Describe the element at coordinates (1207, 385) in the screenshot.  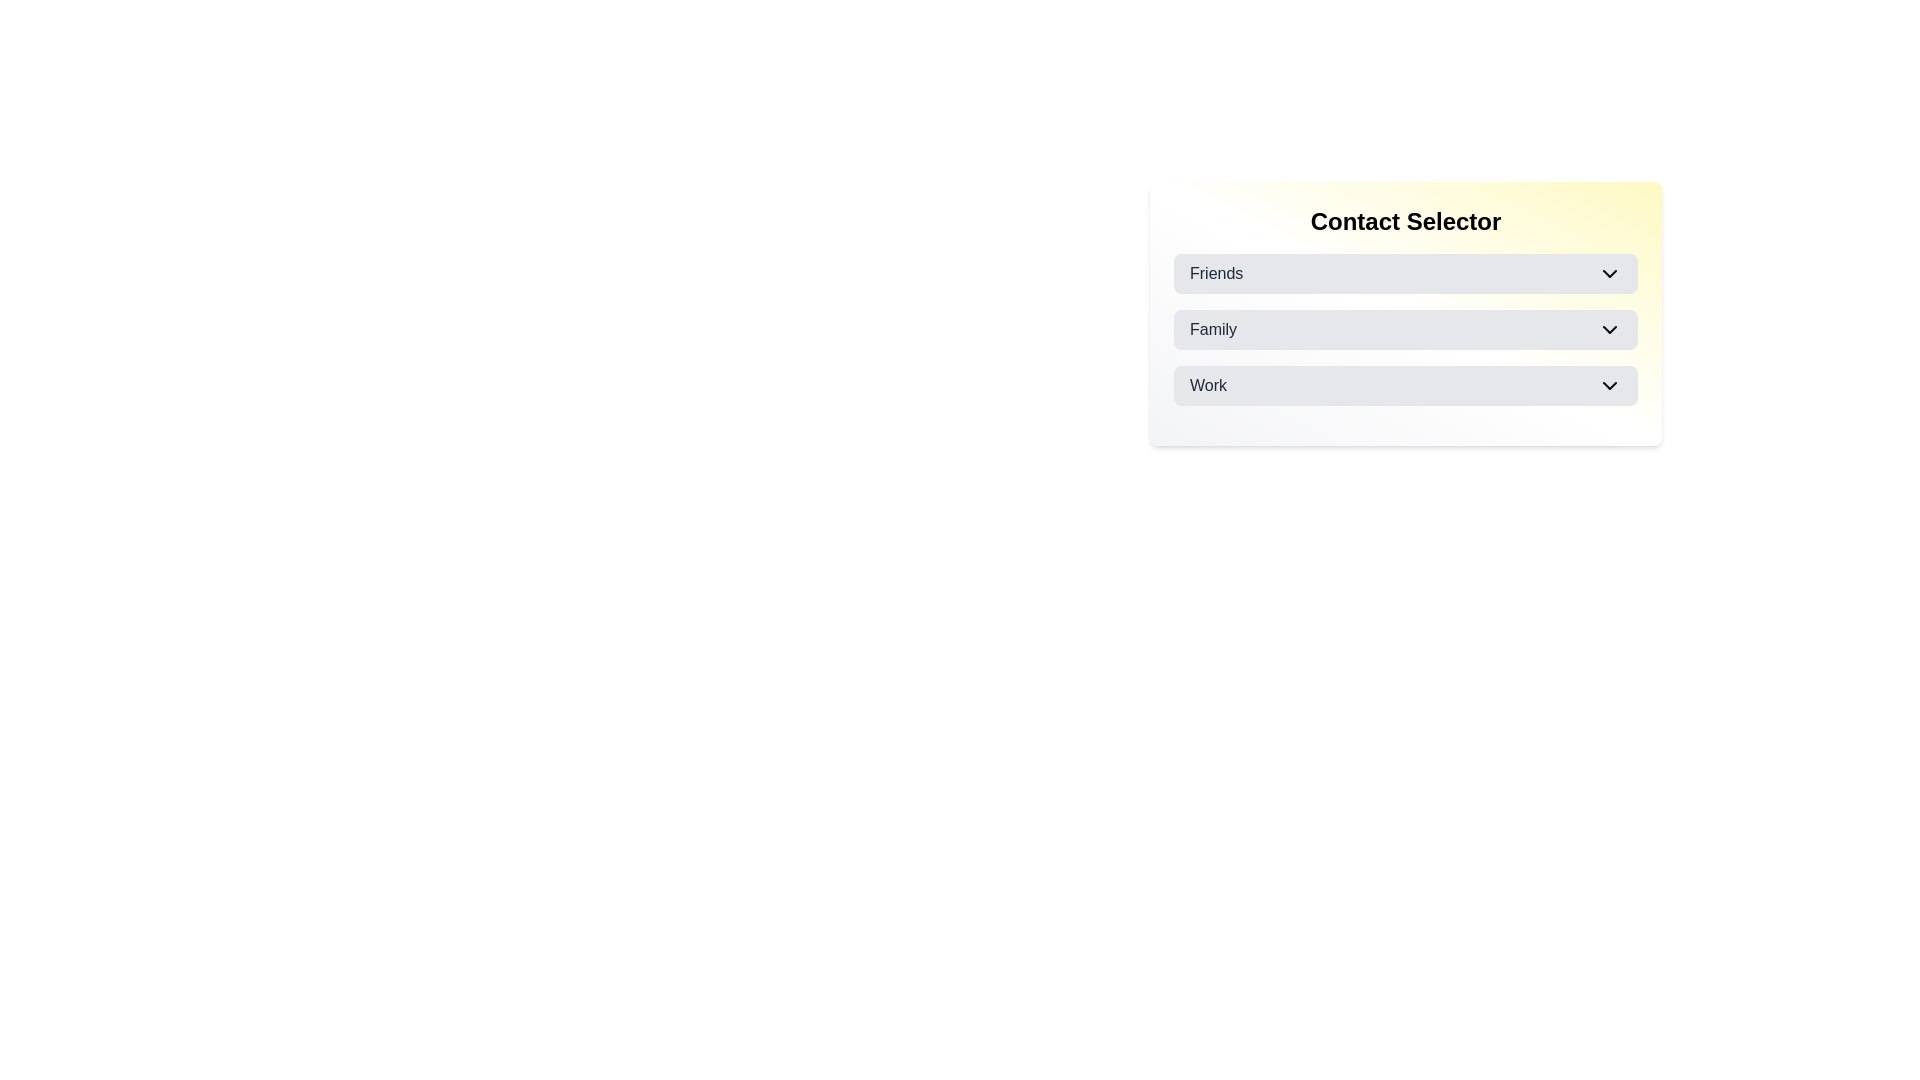
I see `the static text label positioned to the left of the dropdown arrow in the bottommost row of the list, which categorizes the context as 'Friends' or 'Family'` at that location.